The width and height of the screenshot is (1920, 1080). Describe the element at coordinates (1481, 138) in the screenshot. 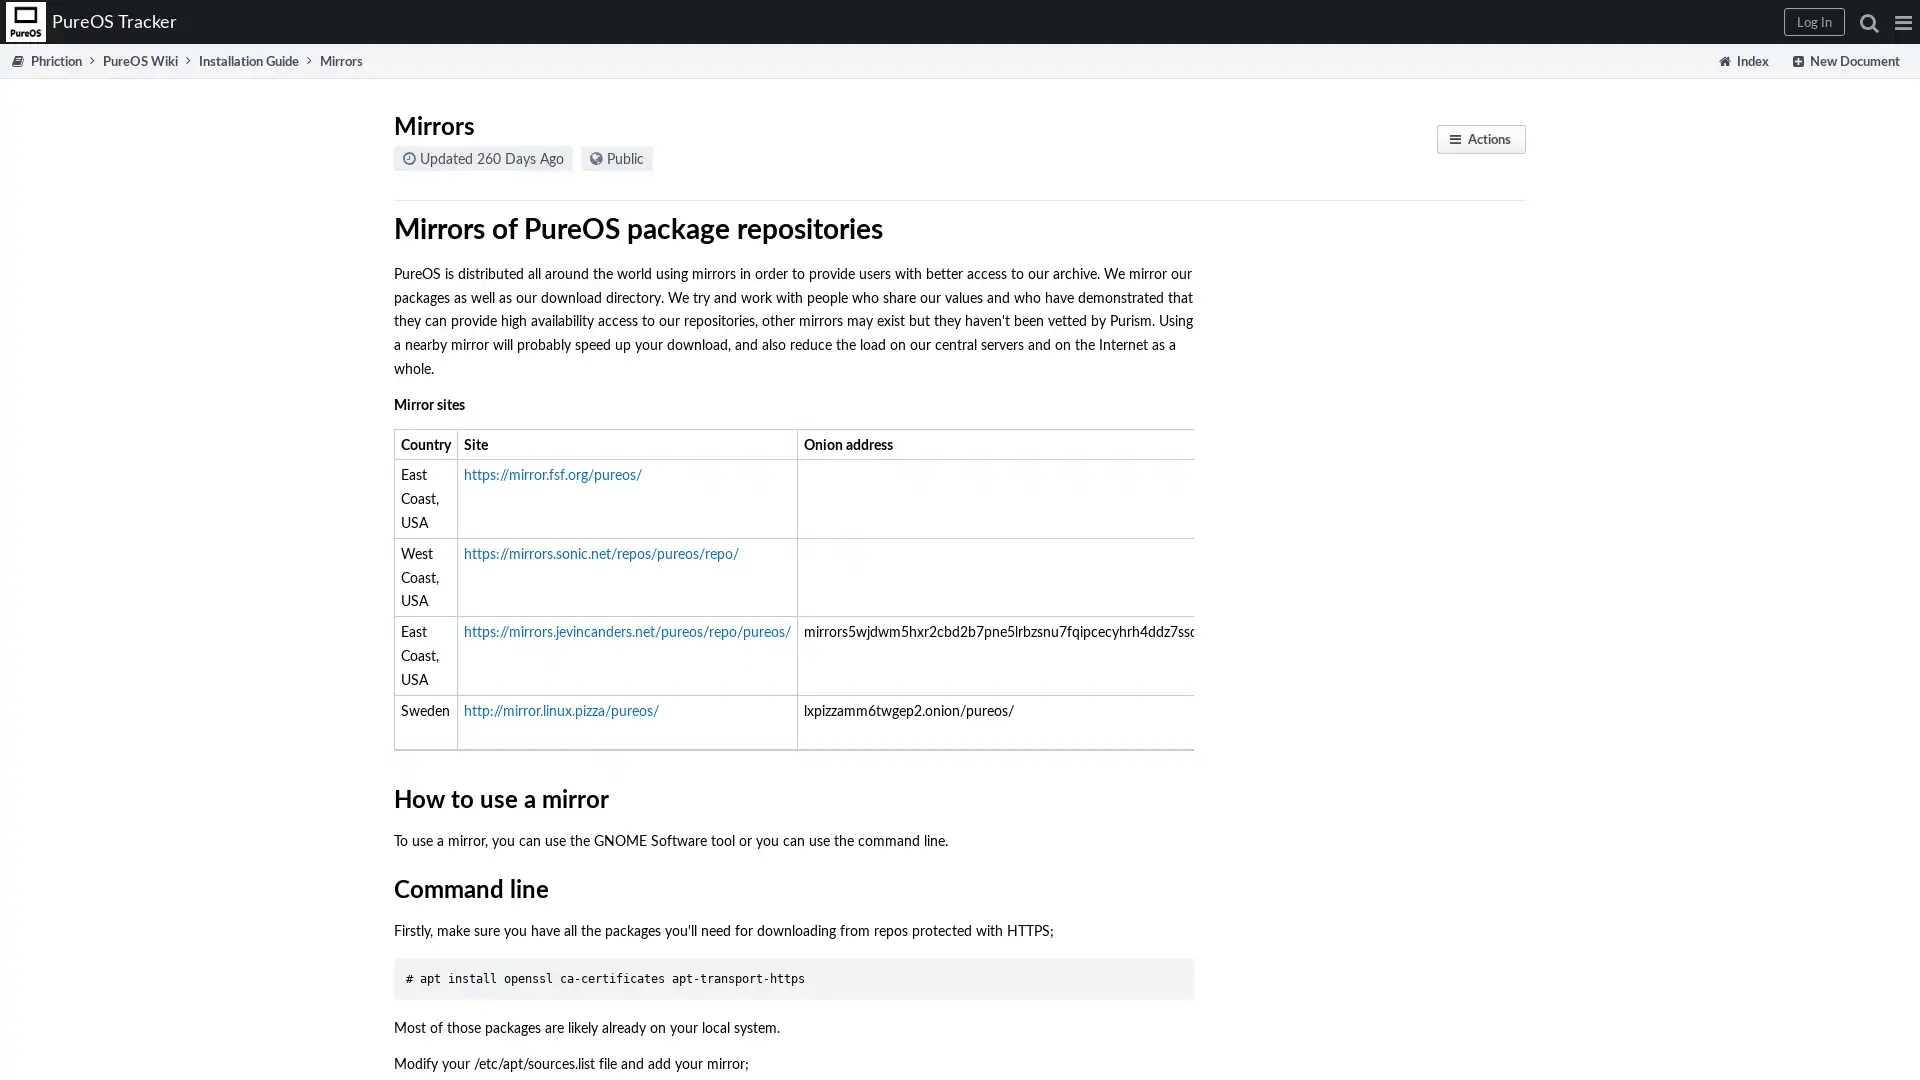

I see `Actions` at that location.